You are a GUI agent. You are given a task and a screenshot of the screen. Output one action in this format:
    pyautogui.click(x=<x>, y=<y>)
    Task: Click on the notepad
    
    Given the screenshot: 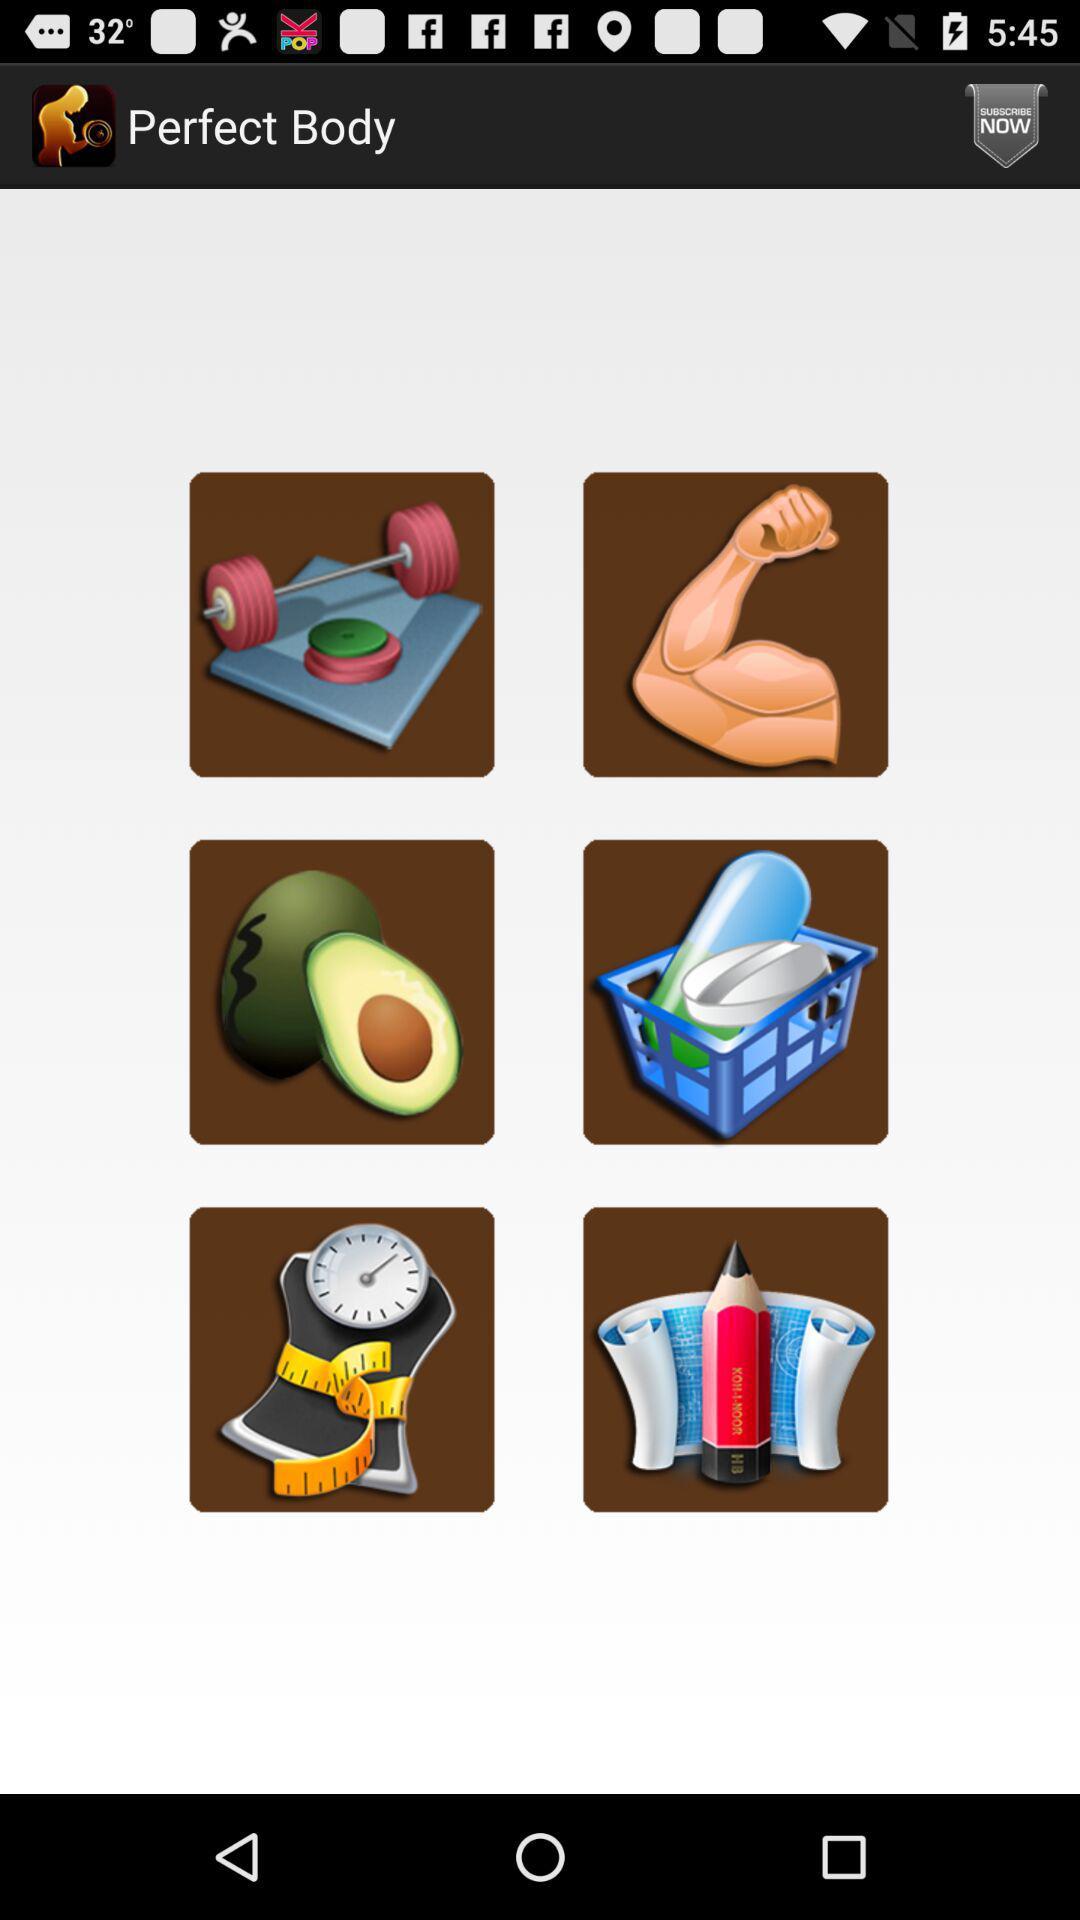 What is the action you would take?
    pyautogui.click(x=736, y=1358)
    